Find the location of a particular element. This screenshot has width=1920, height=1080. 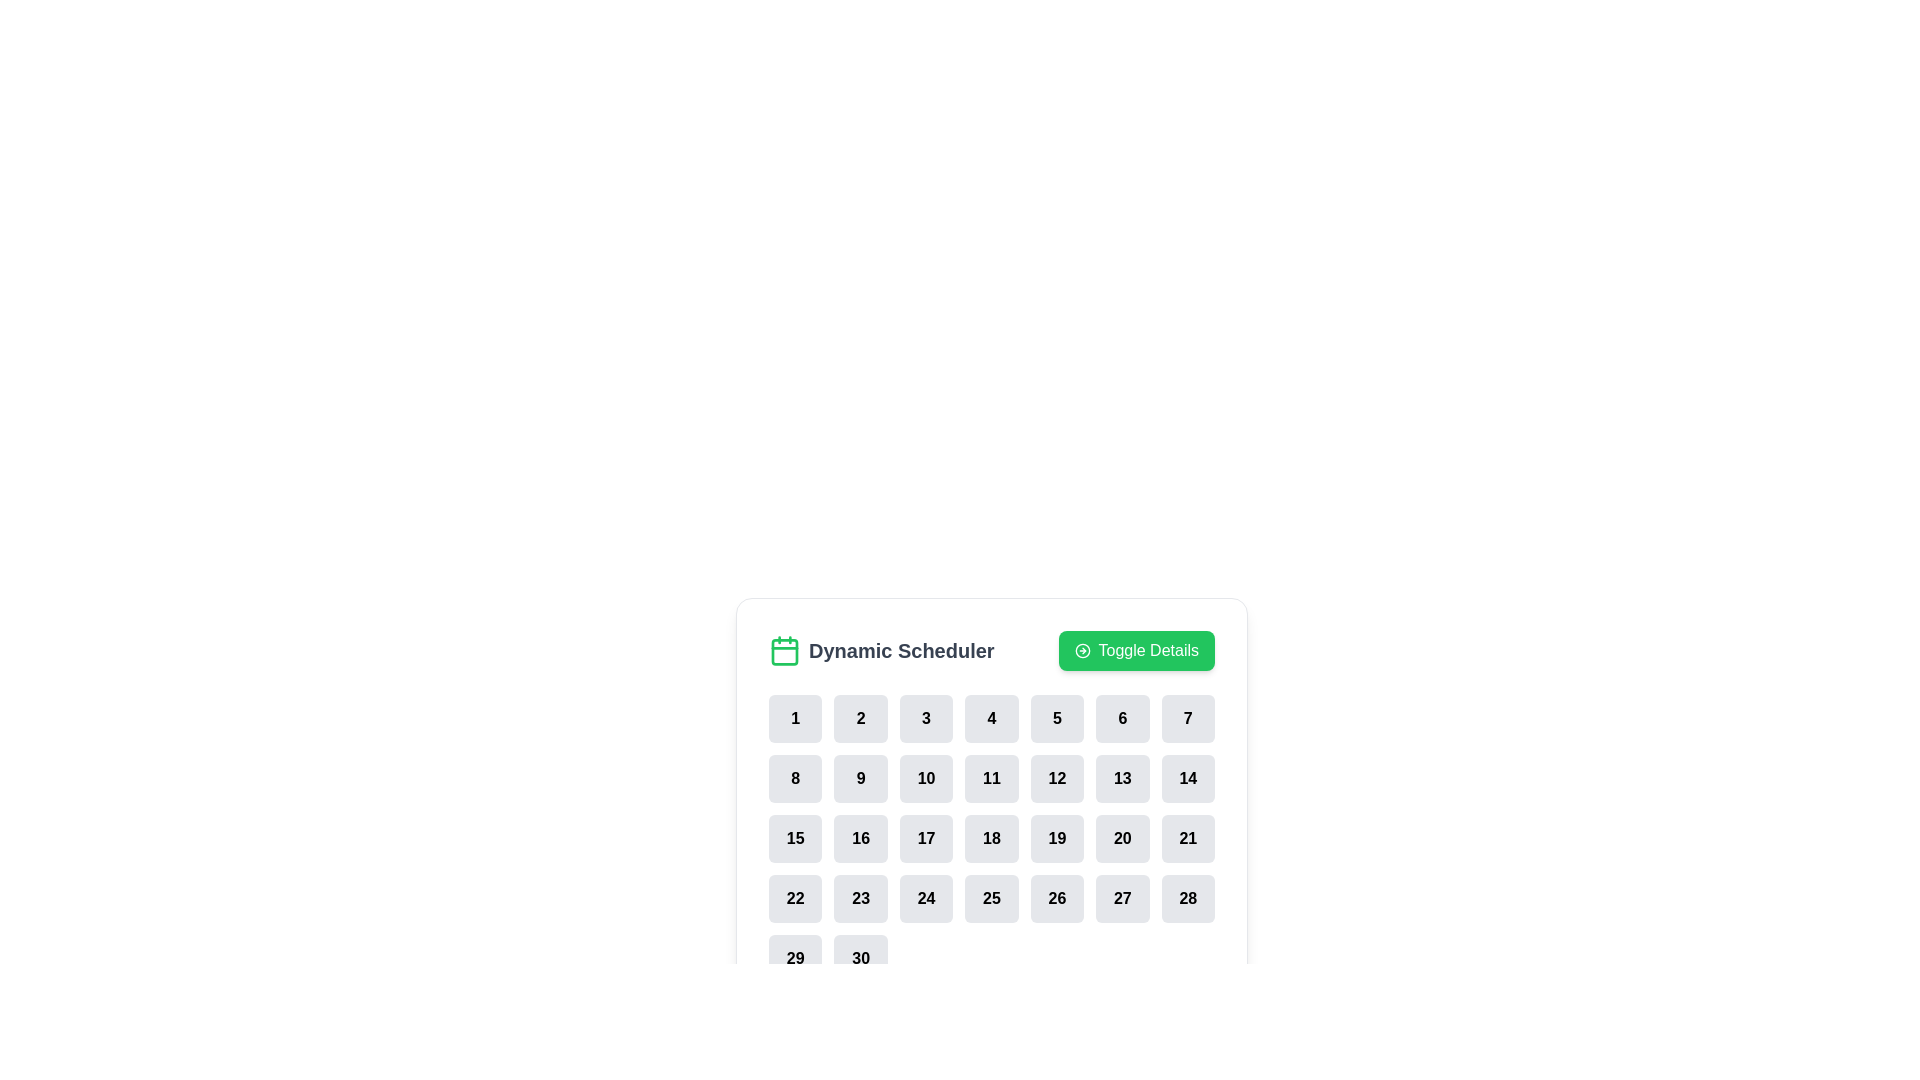

the Interactive Button displaying the number '27', which is the 6th item in the 4th row of a grid structure, to change its appearance is located at coordinates (1122, 897).